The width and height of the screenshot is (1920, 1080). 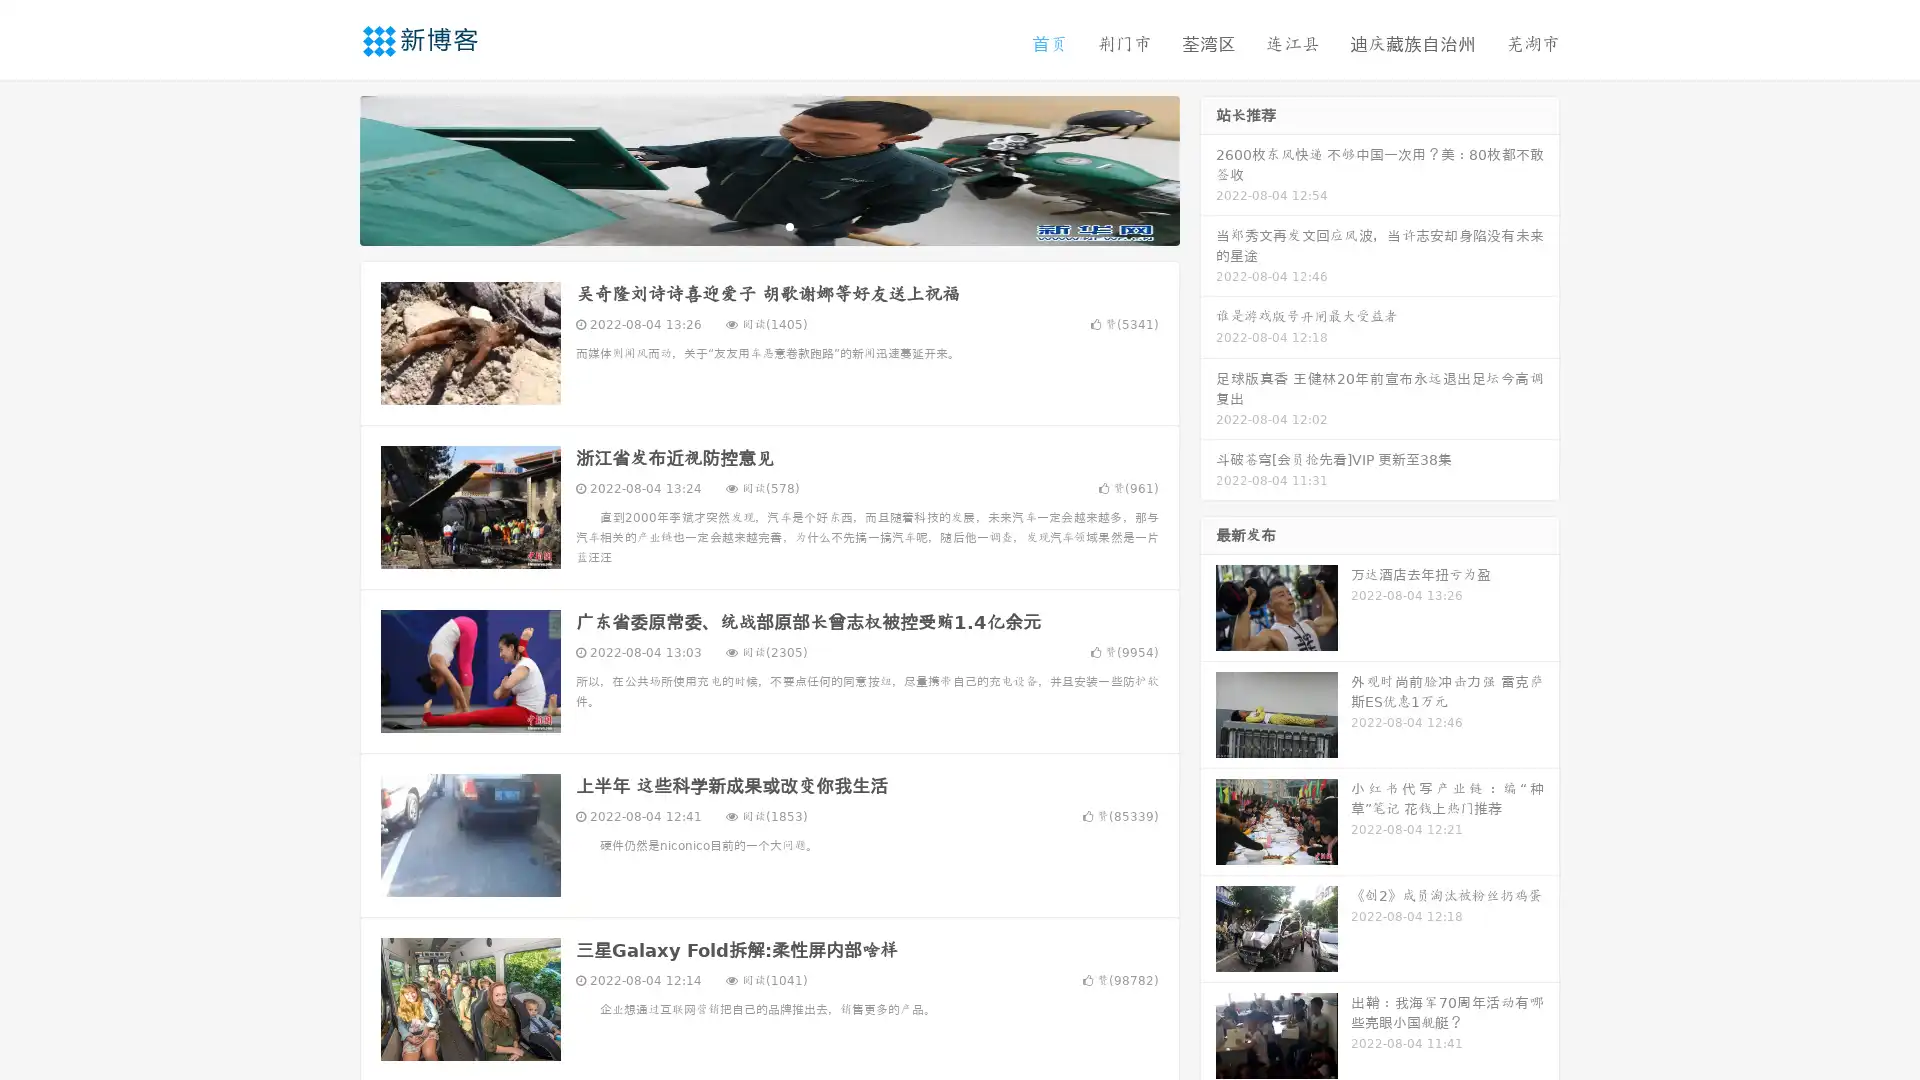 I want to click on Go to slide 3, so click(x=789, y=225).